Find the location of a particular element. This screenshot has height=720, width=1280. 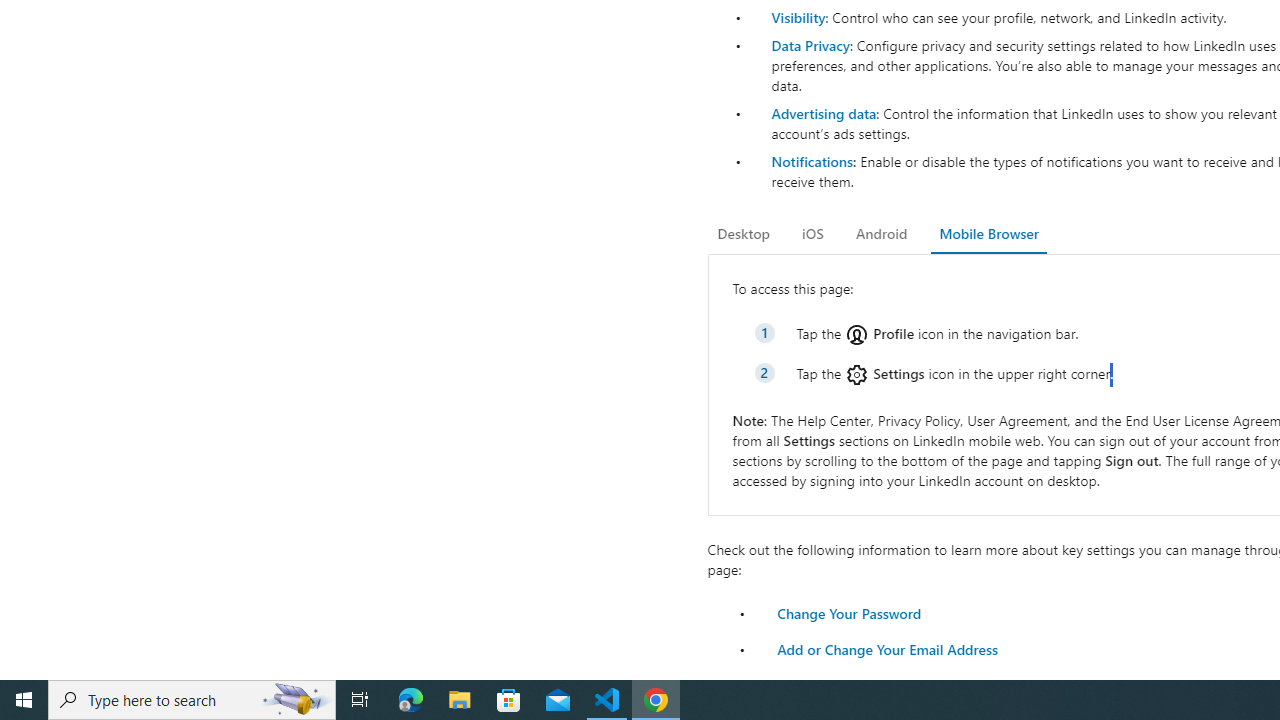

'Mobile Browser' is located at coordinates (988, 233).